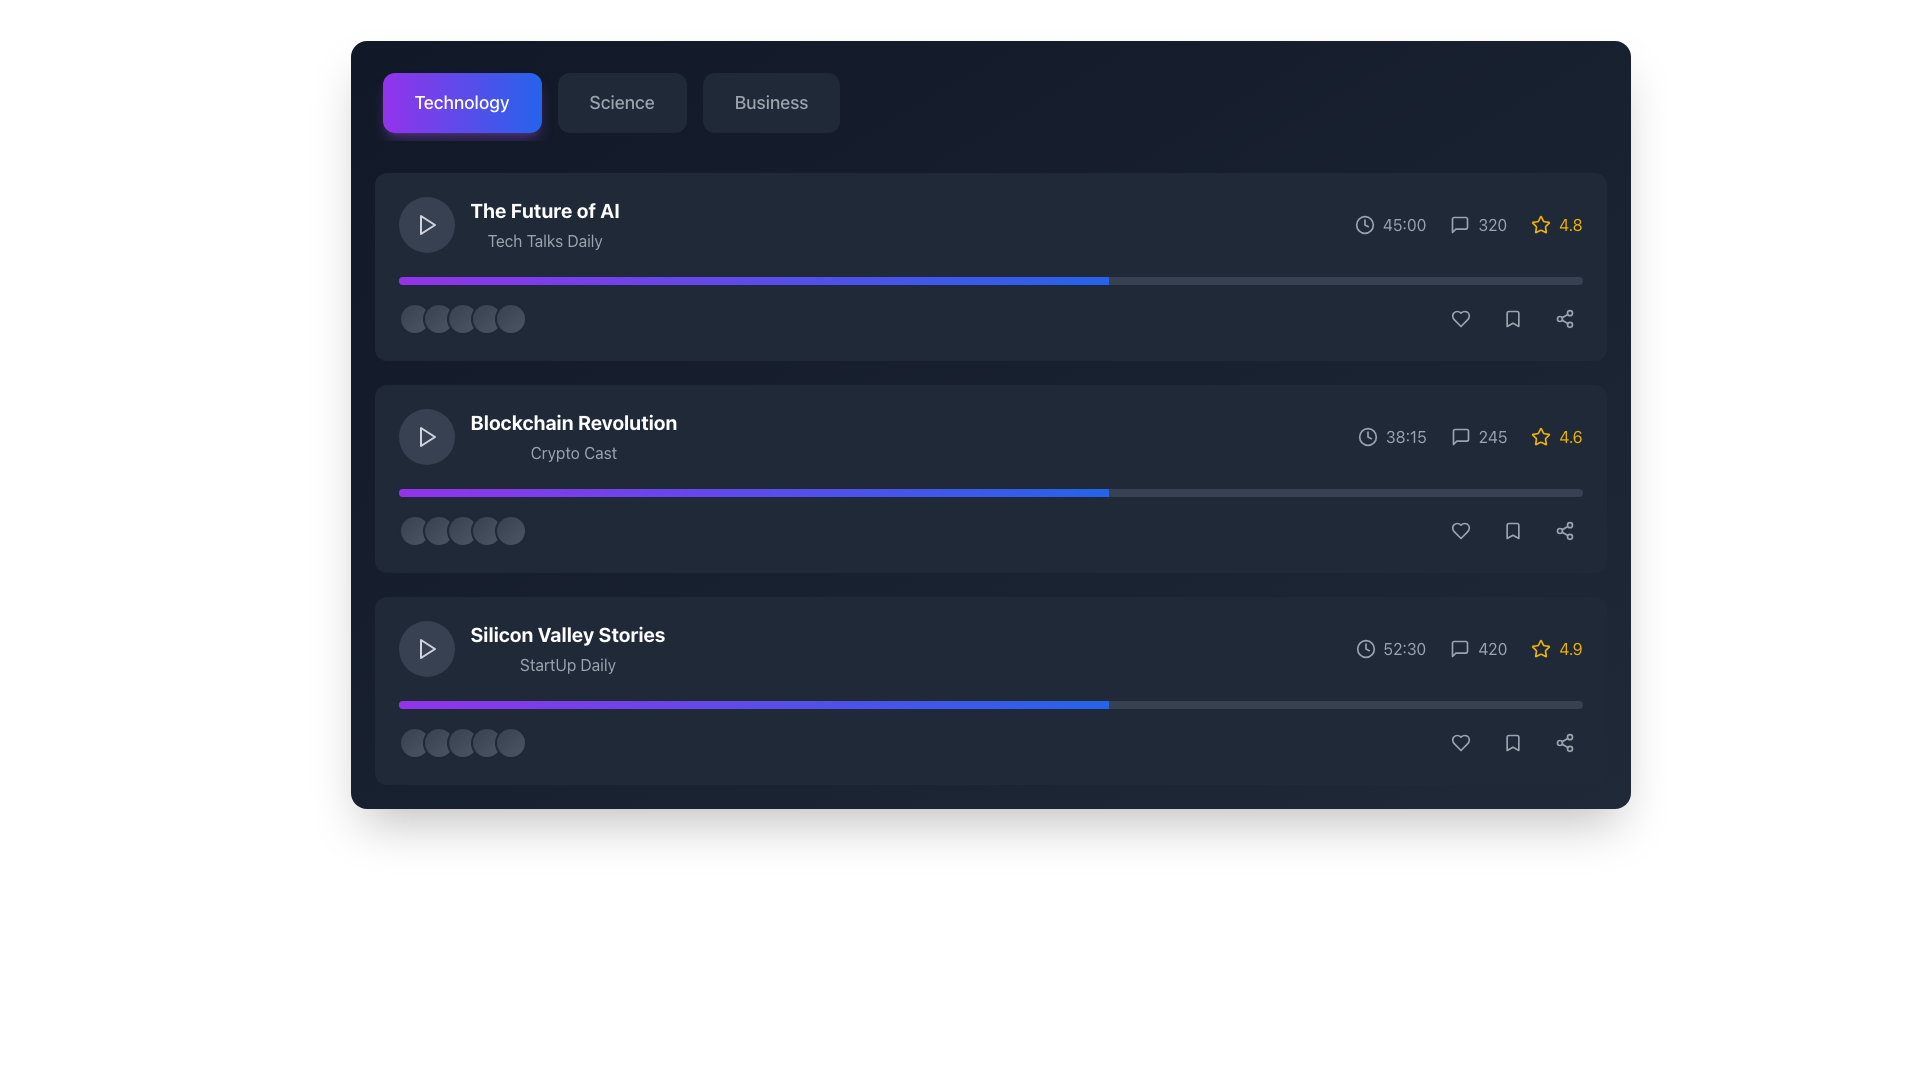 Image resolution: width=1920 pixels, height=1080 pixels. What do you see at coordinates (1492, 224) in the screenshot?
I see `value displayed in the text label showing the number '320', which is located on the right side of the comment bubble icon in the first horizontal list item of the podcast entry list` at bounding box center [1492, 224].